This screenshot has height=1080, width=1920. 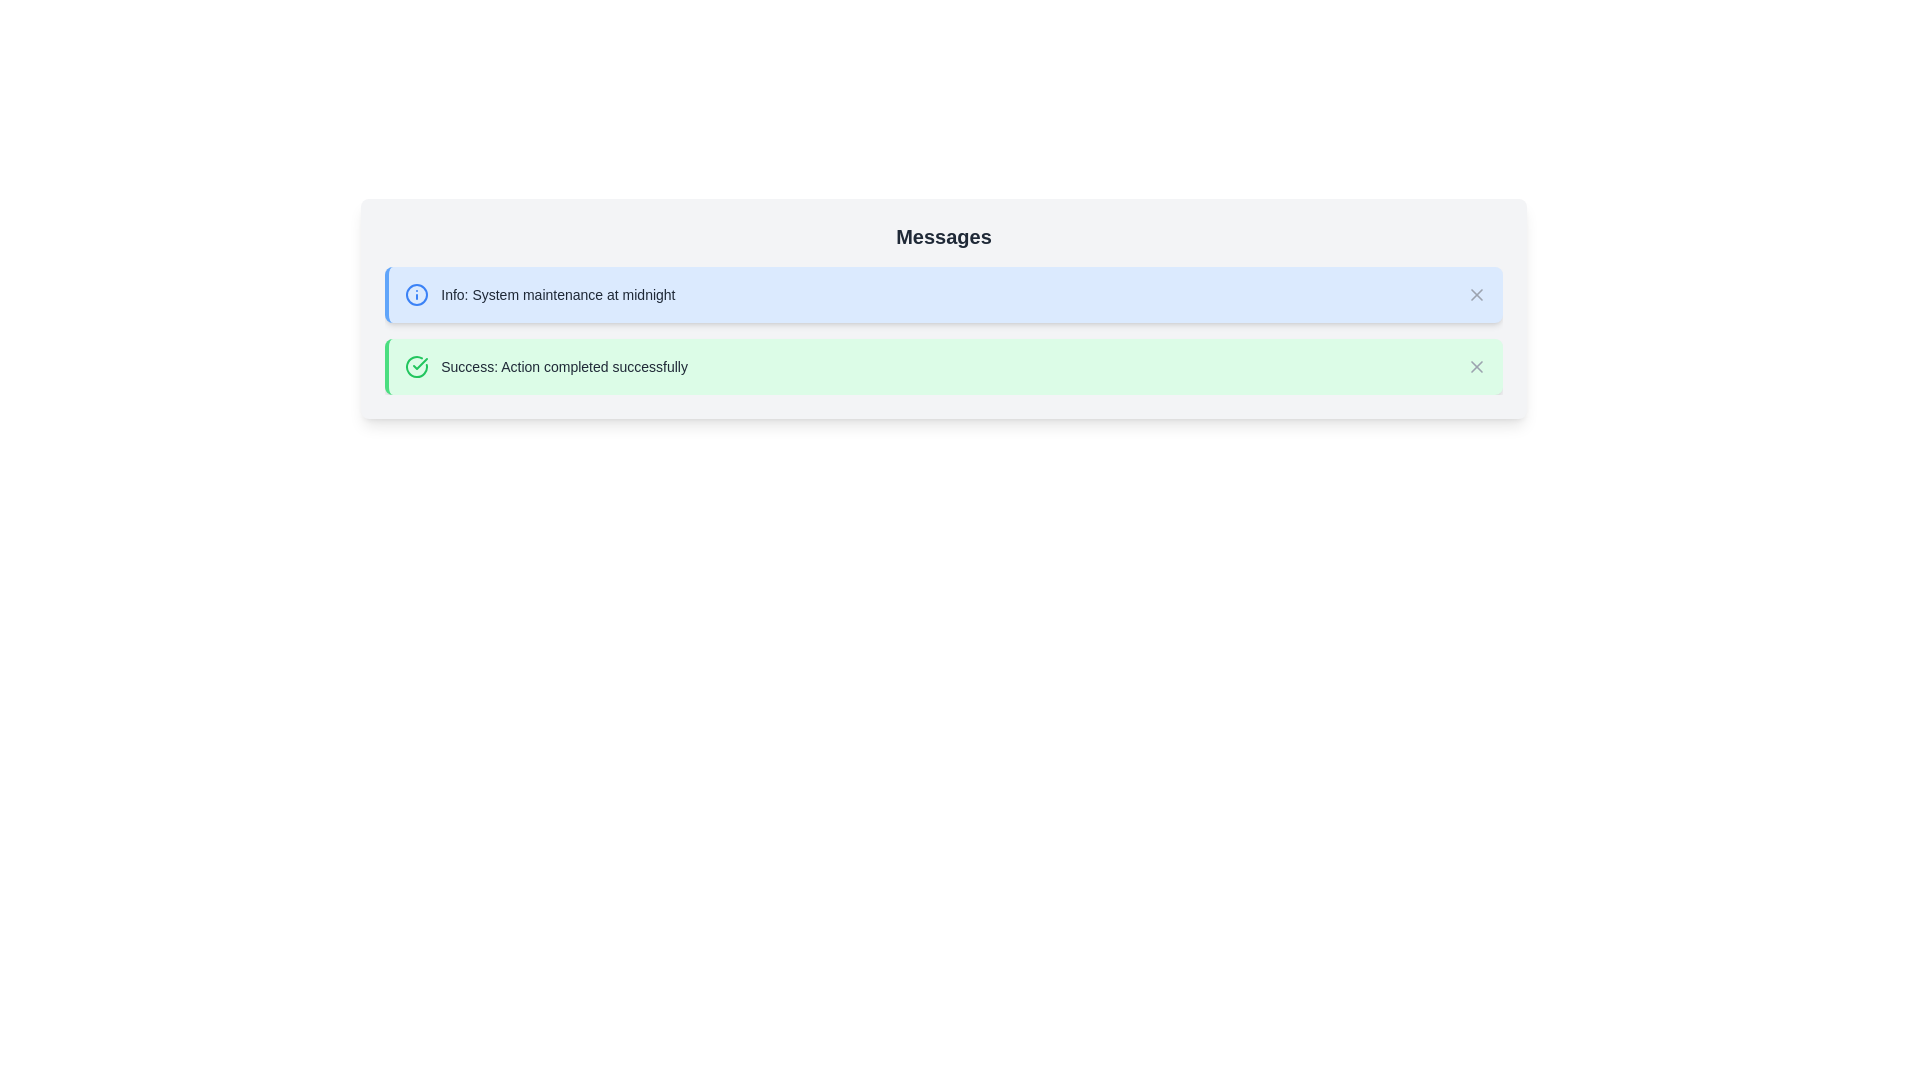 What do you see at coordinates (1476, 294) in the screenshot?
I see `the Close button located at the far right of the notification box displaying the message 'Info: System maintenance at midnight'` at bounding box center [1476, 294].